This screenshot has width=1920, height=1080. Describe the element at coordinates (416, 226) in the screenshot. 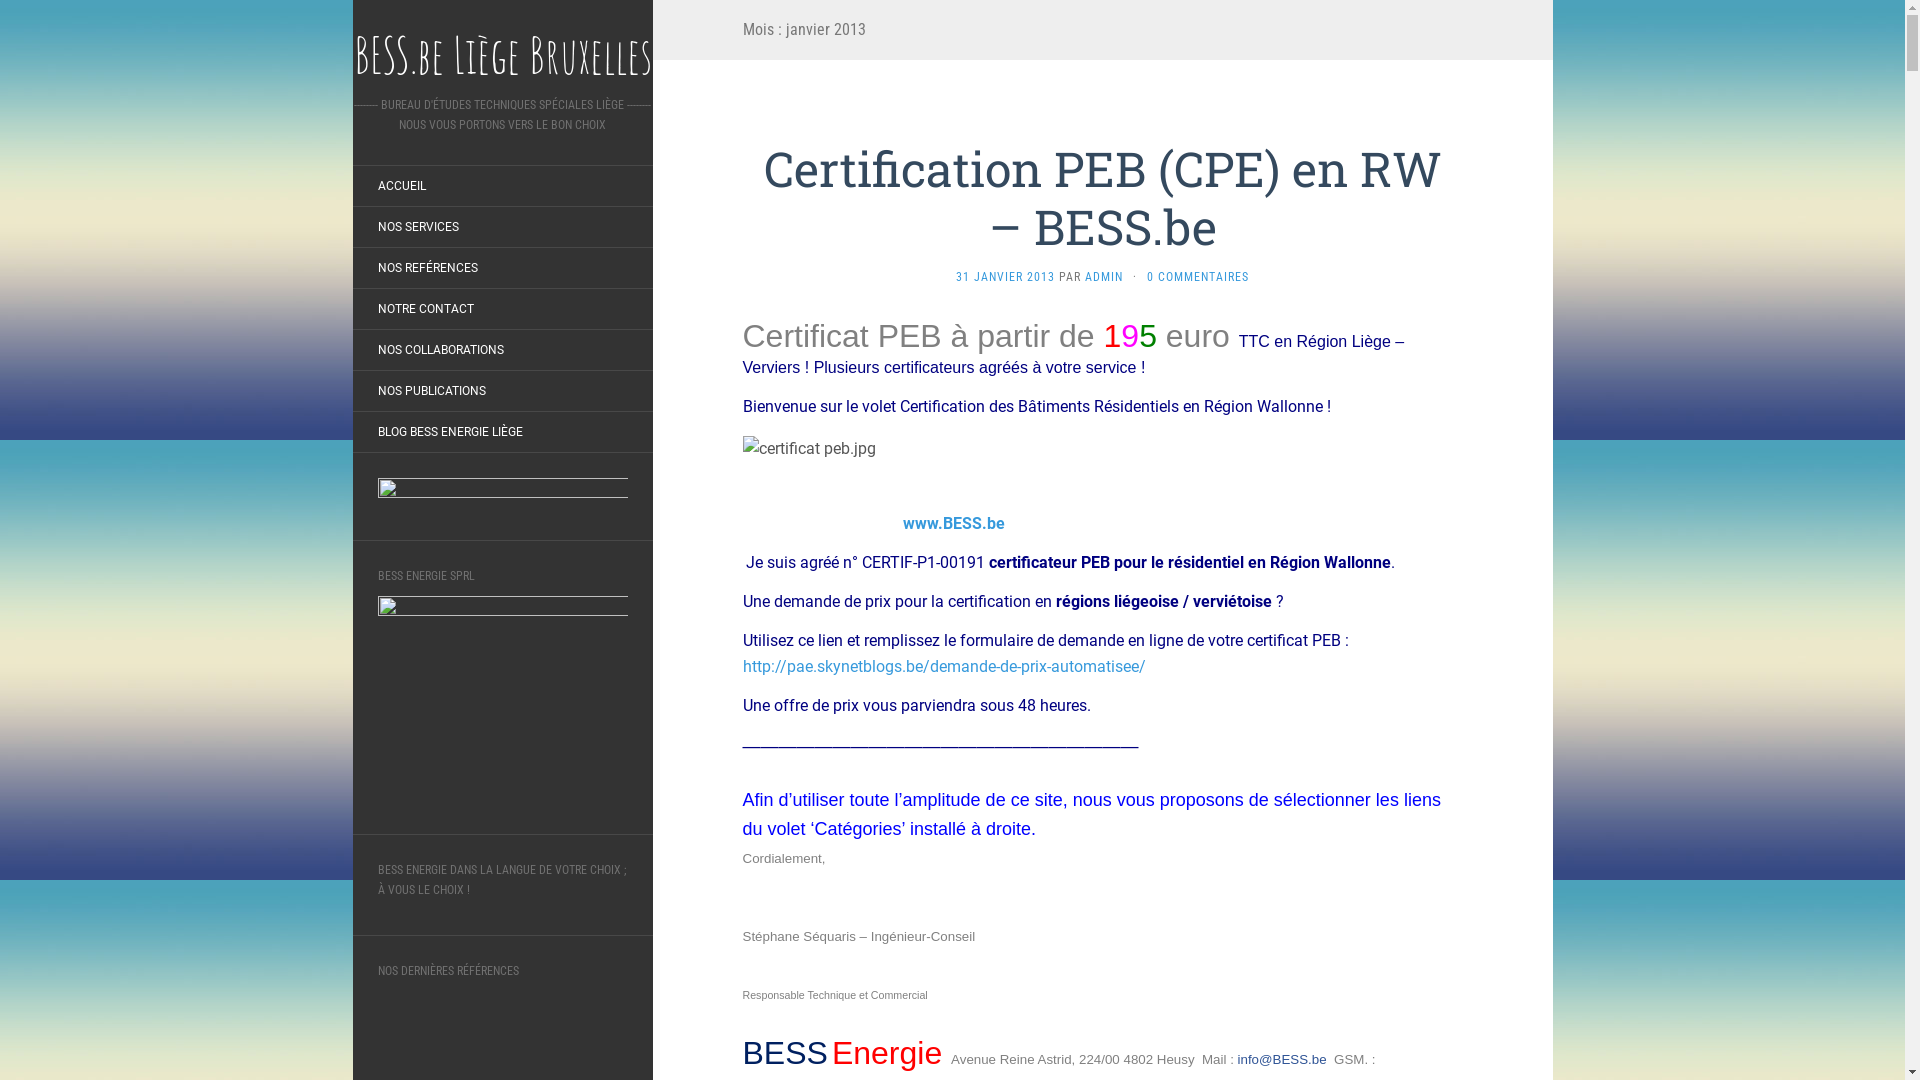

I see `'NOS SERVICES'` at that location.